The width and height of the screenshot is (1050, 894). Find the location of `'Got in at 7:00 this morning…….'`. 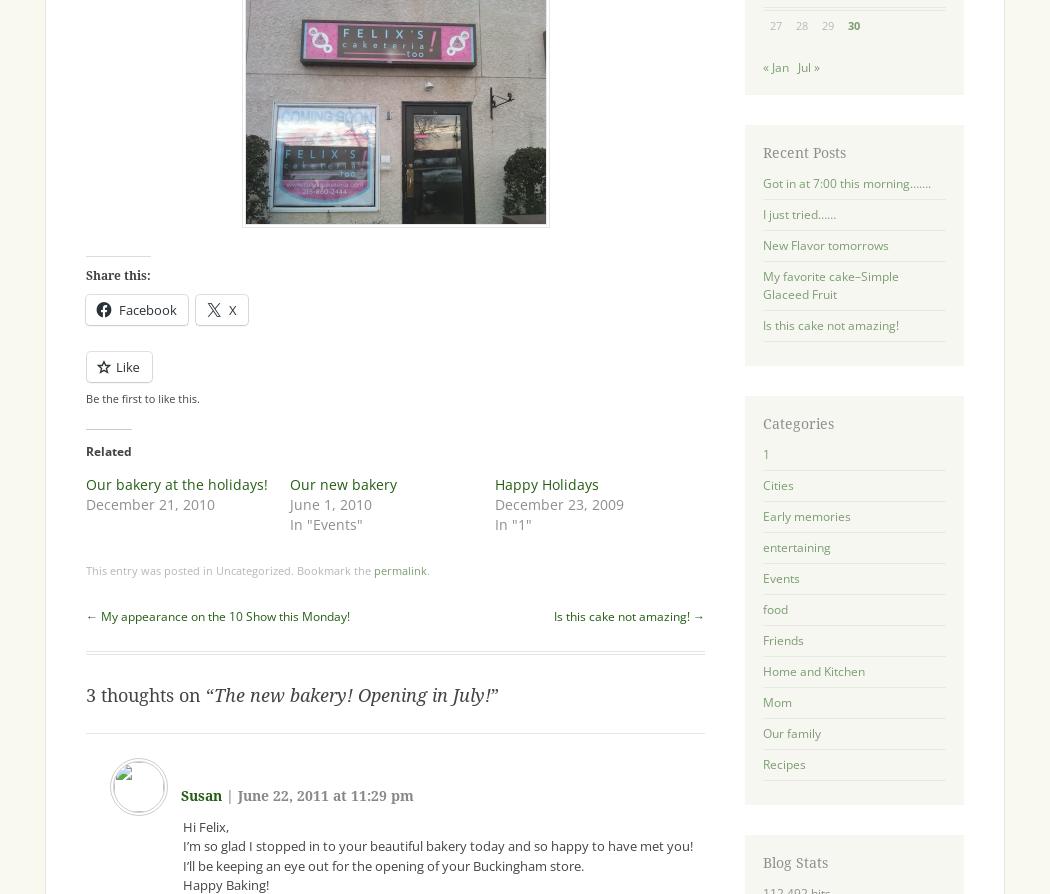

'Got in at 7:00 this morning…….' is located at coordinates (845, 183).